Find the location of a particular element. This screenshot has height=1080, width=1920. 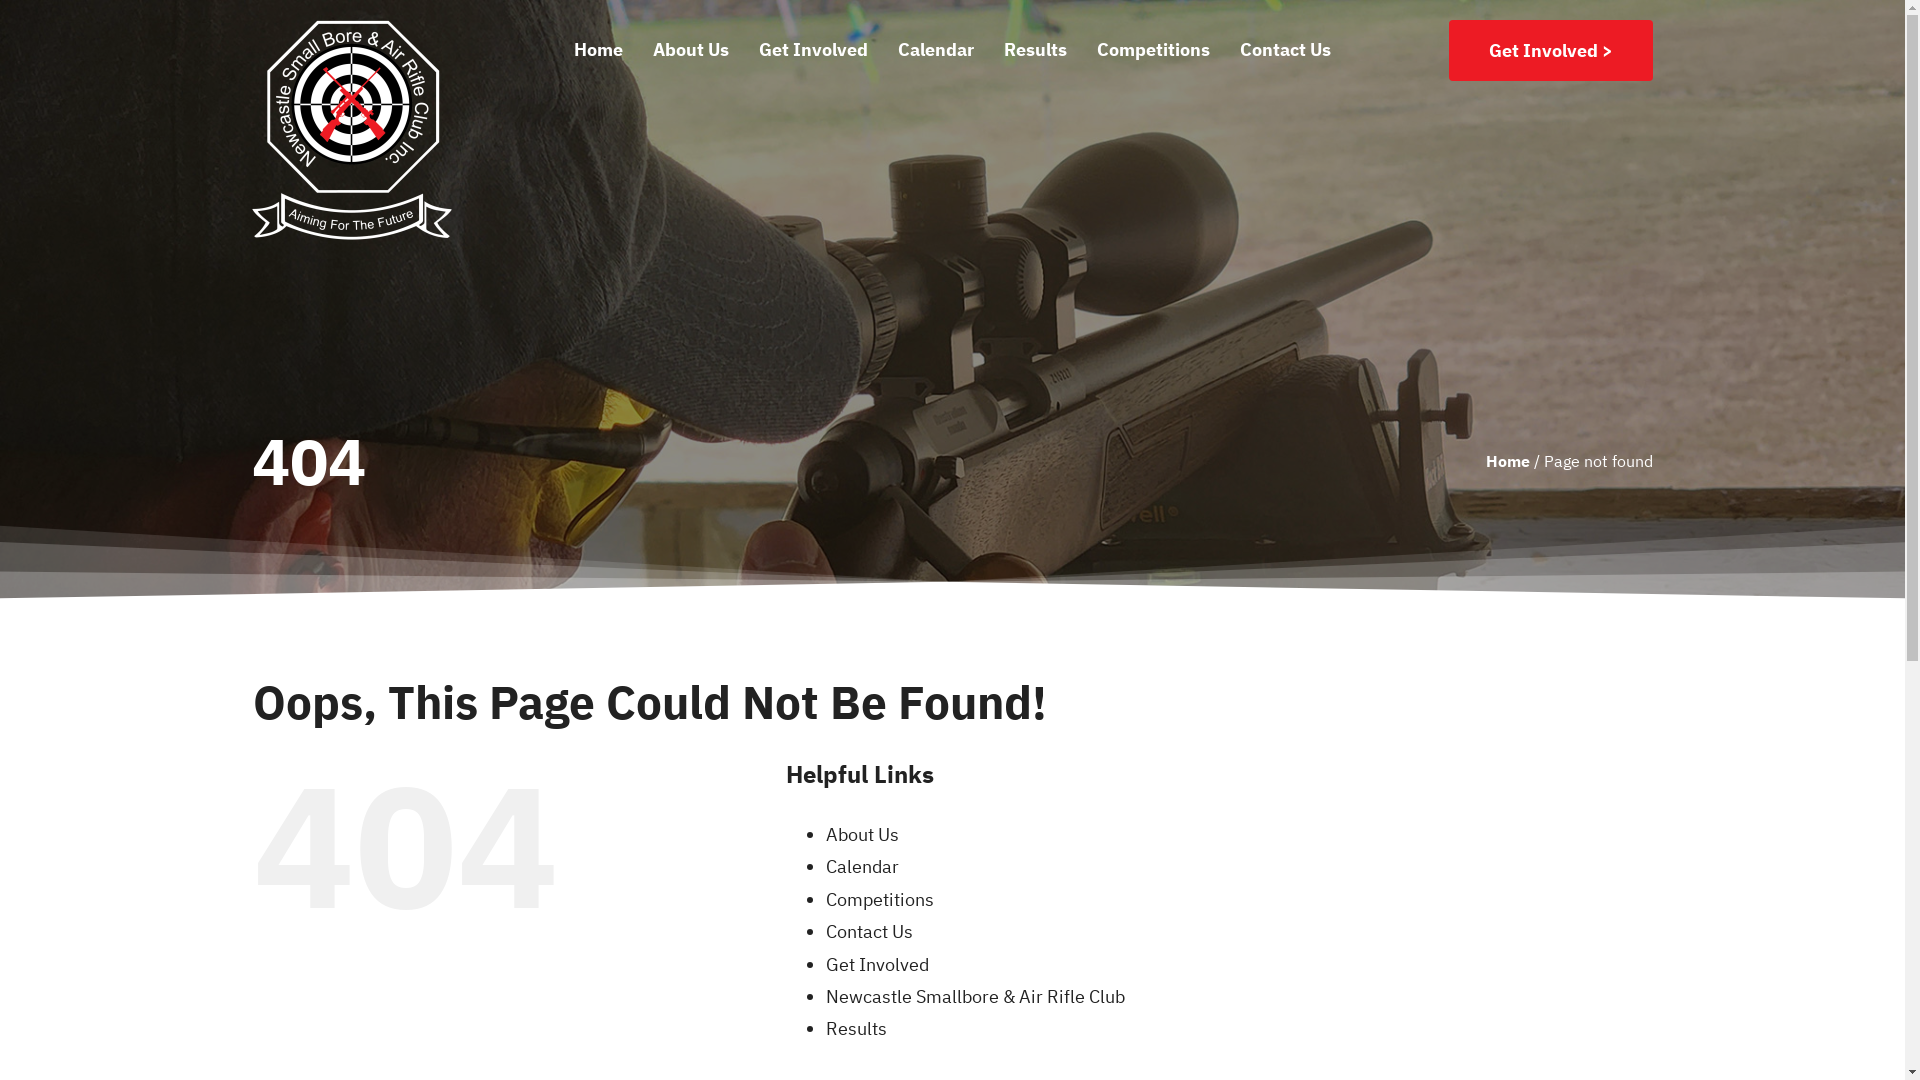

'Competitions' is located at coordinates (879, 898).